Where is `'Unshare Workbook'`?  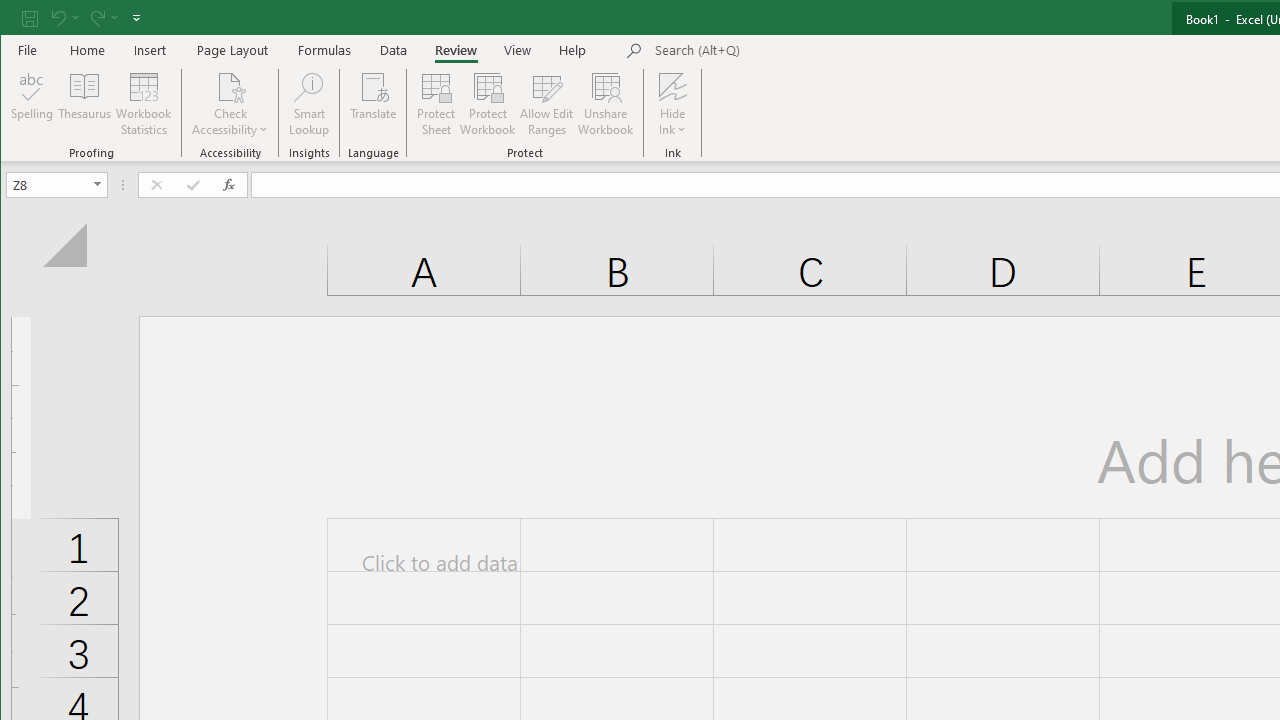 'Unshare Workbook' is located at coordinates (605, 104).